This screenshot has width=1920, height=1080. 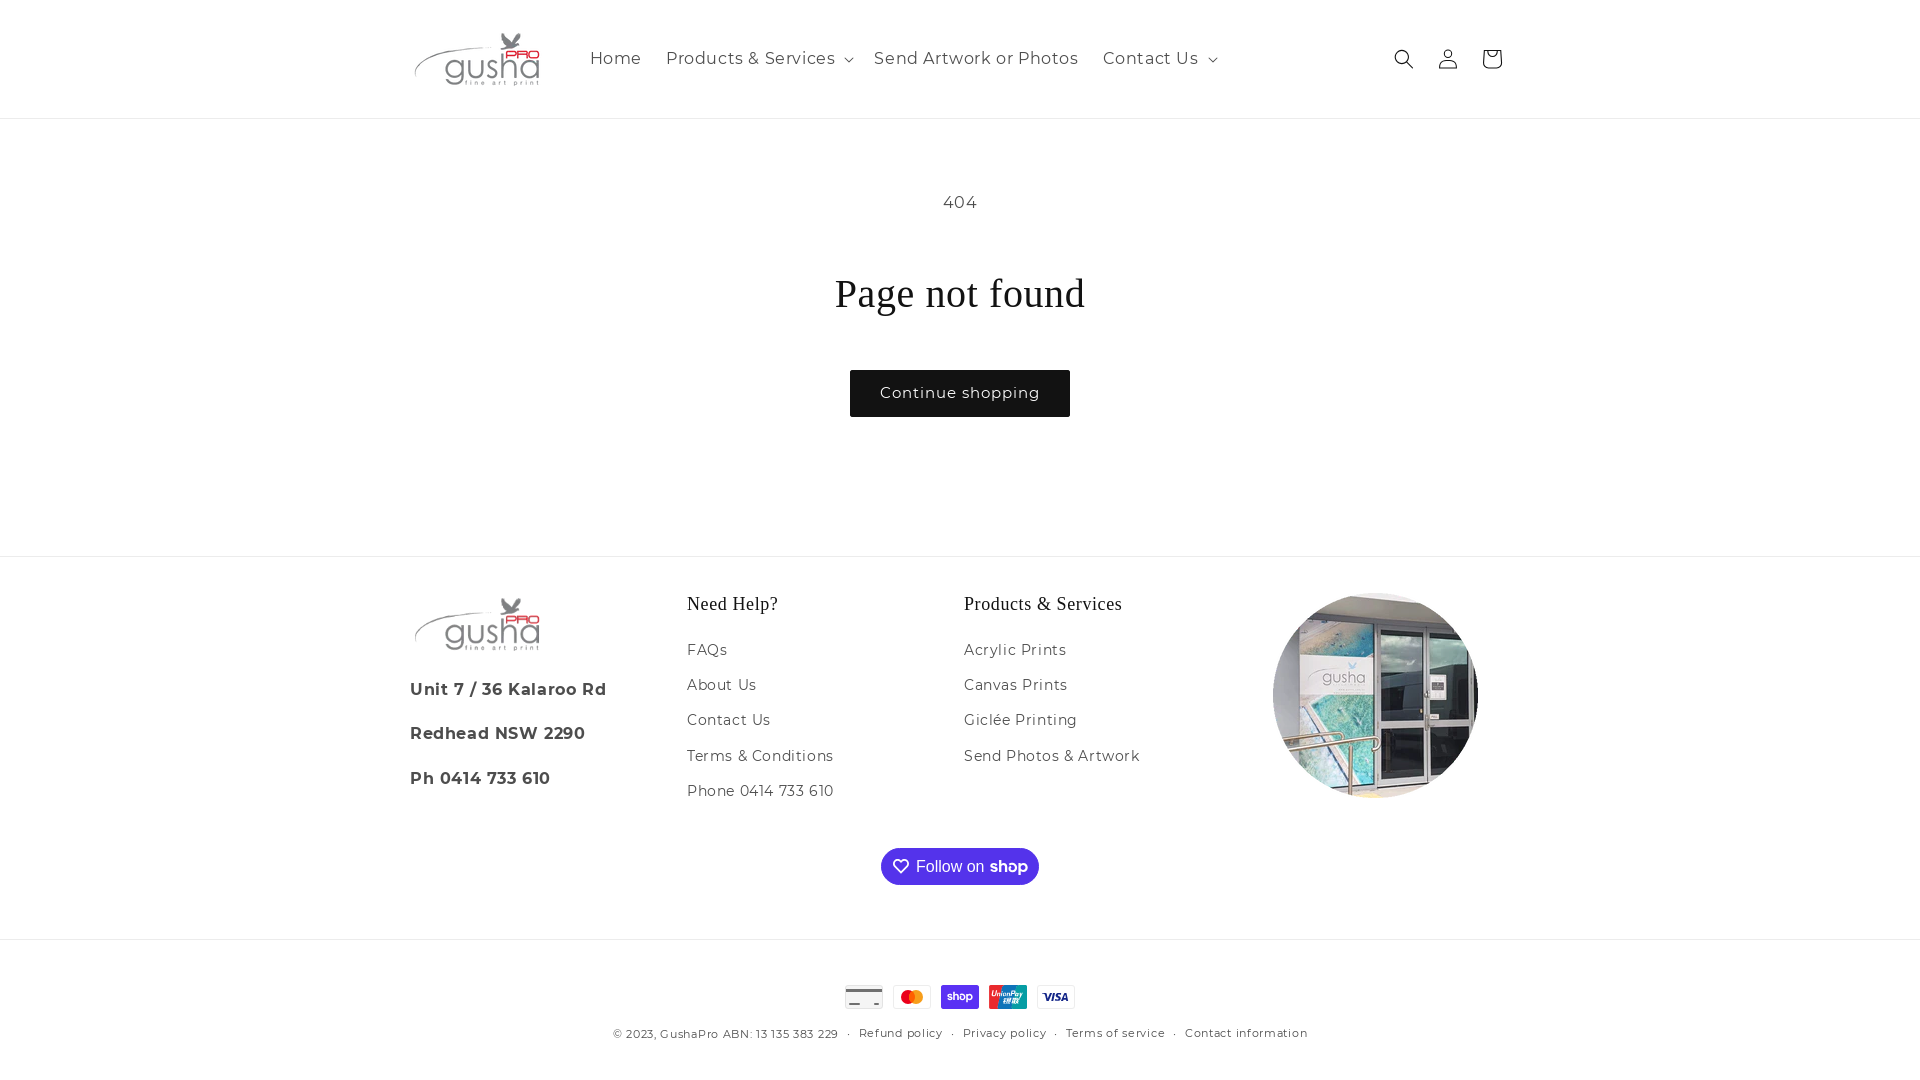 I want to click on 'GushaPro', so click(x=689, y=1033).